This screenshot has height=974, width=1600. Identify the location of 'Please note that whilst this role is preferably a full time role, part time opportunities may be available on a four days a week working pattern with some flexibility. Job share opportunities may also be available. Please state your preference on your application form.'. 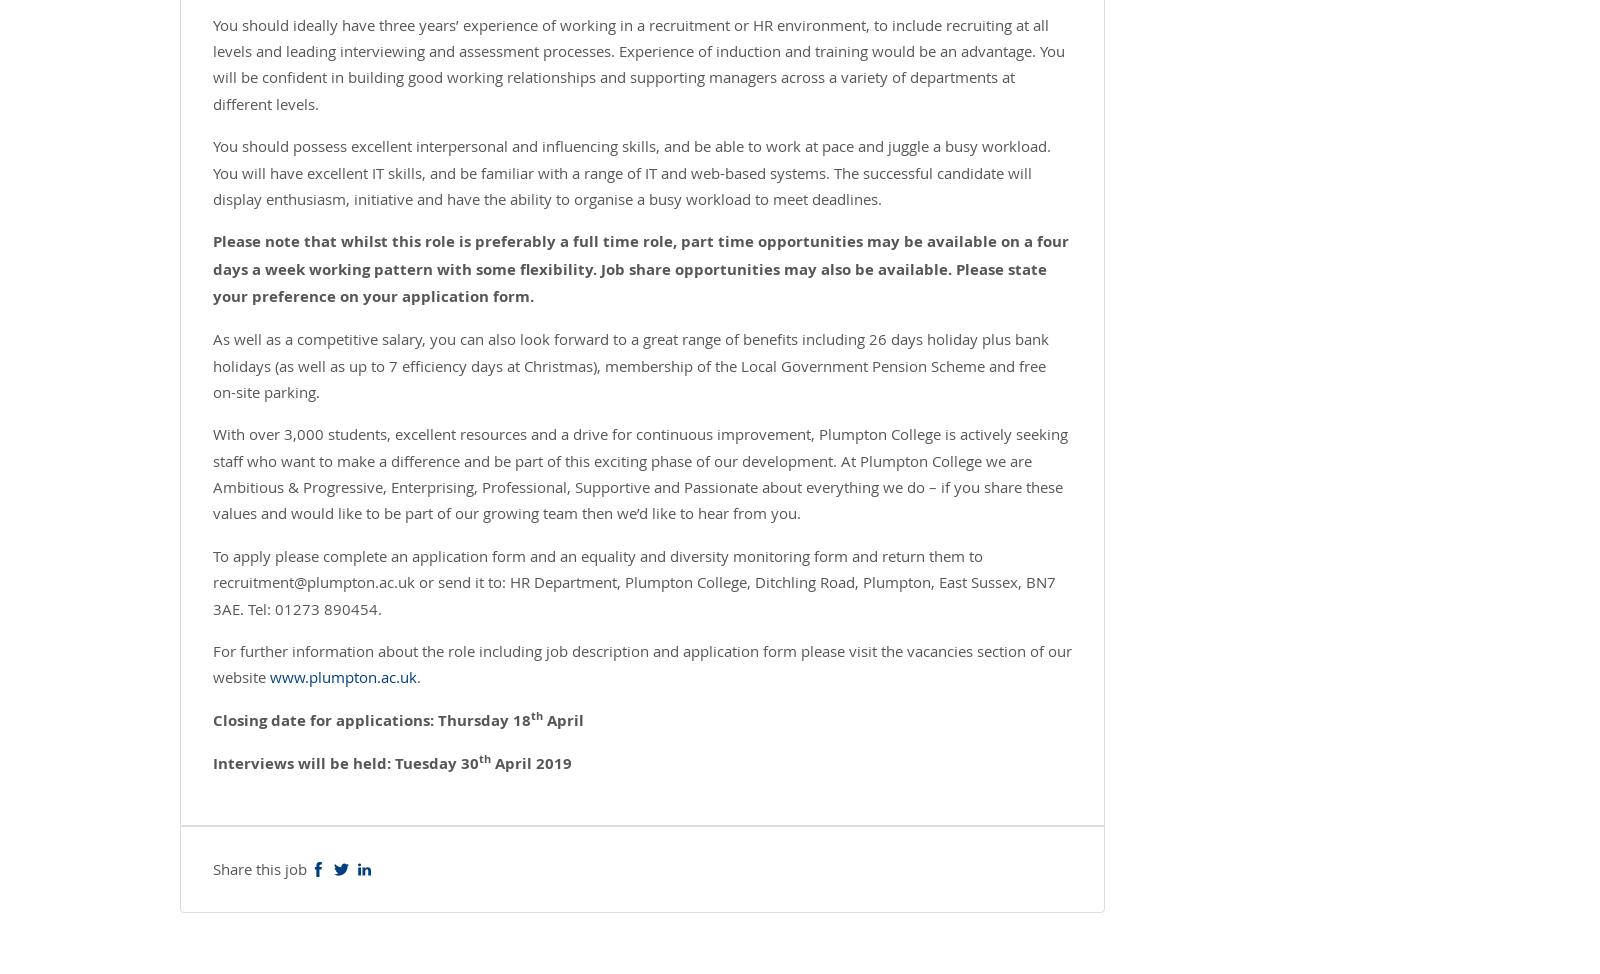
(640, 267).